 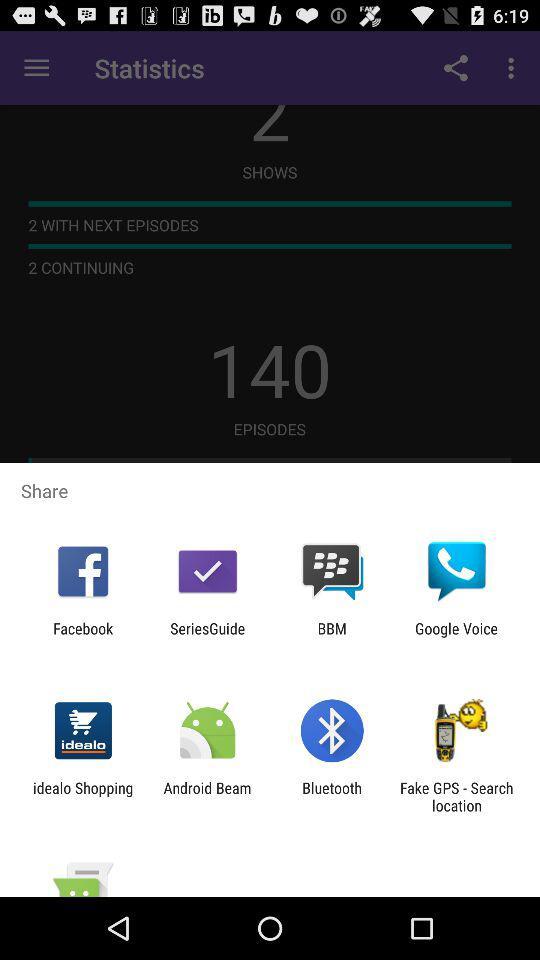 What do you see at coordinates (82, 636) in the screenshot?
I see `the facebook app` at bounding box center [82, 636].